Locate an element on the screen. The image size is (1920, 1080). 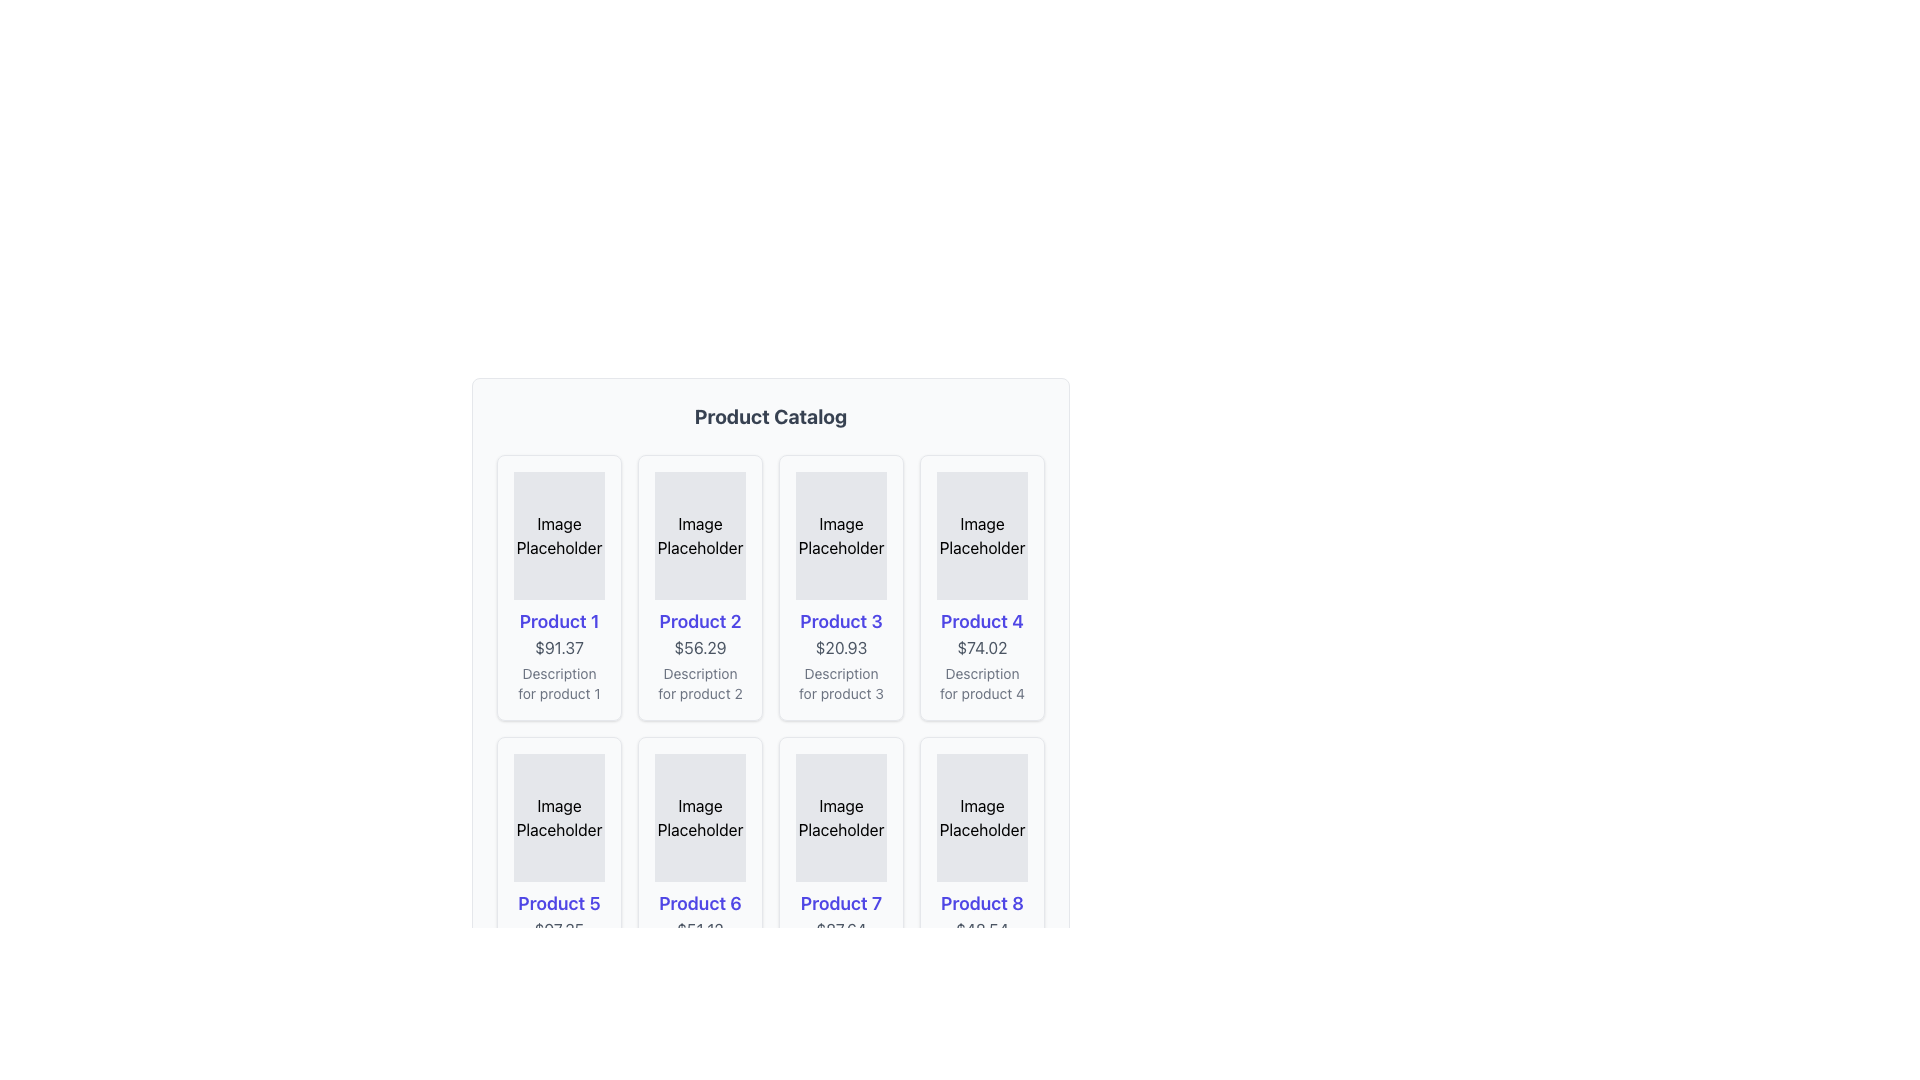
the text label displaying 'Description for product 2', which is located below the price display of '$56.29' within the 'Product 2' card is located at coordinates (700, 682).